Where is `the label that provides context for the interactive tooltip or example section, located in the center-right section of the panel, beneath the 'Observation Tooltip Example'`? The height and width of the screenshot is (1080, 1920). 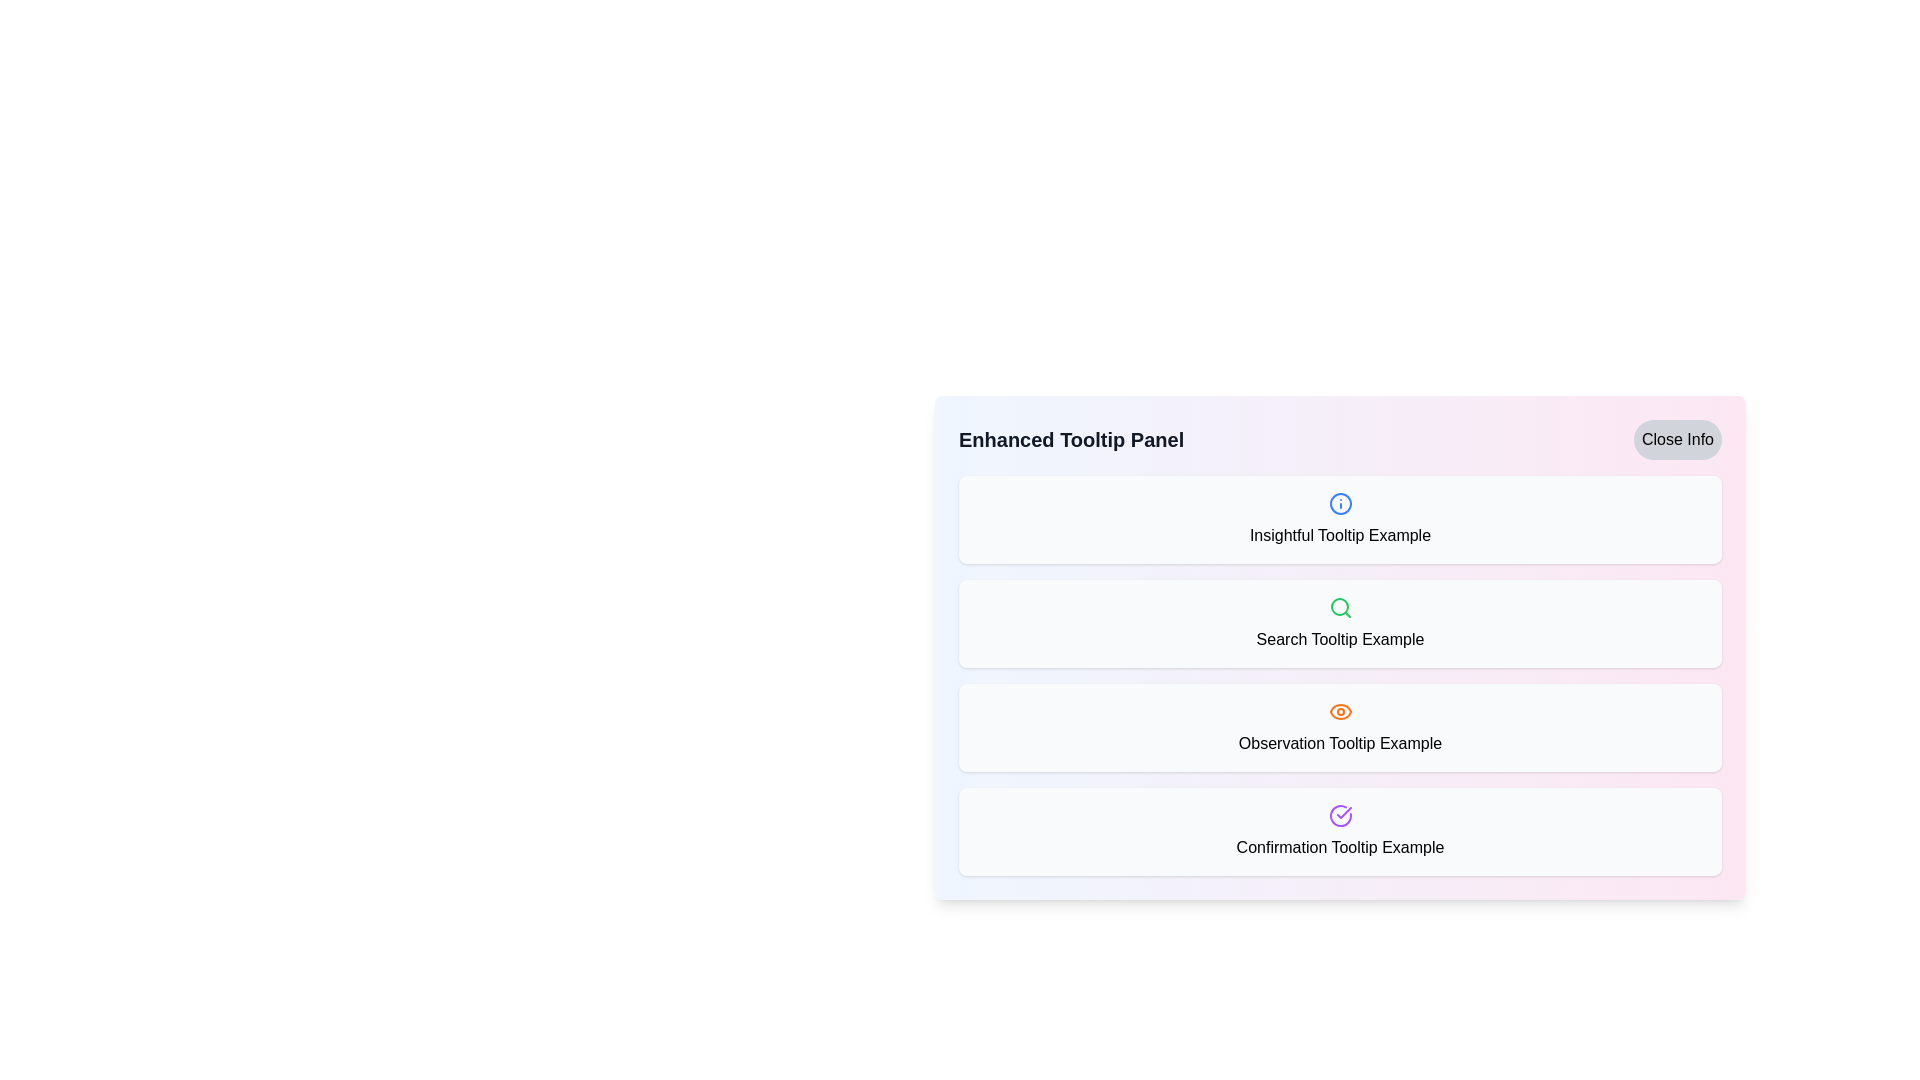 the label that provides context for the interactive tooltip or example section, located in the center-right section of the panel, beneath the 'Observation Tooltip Example' is located at coordinates (1340, 848).